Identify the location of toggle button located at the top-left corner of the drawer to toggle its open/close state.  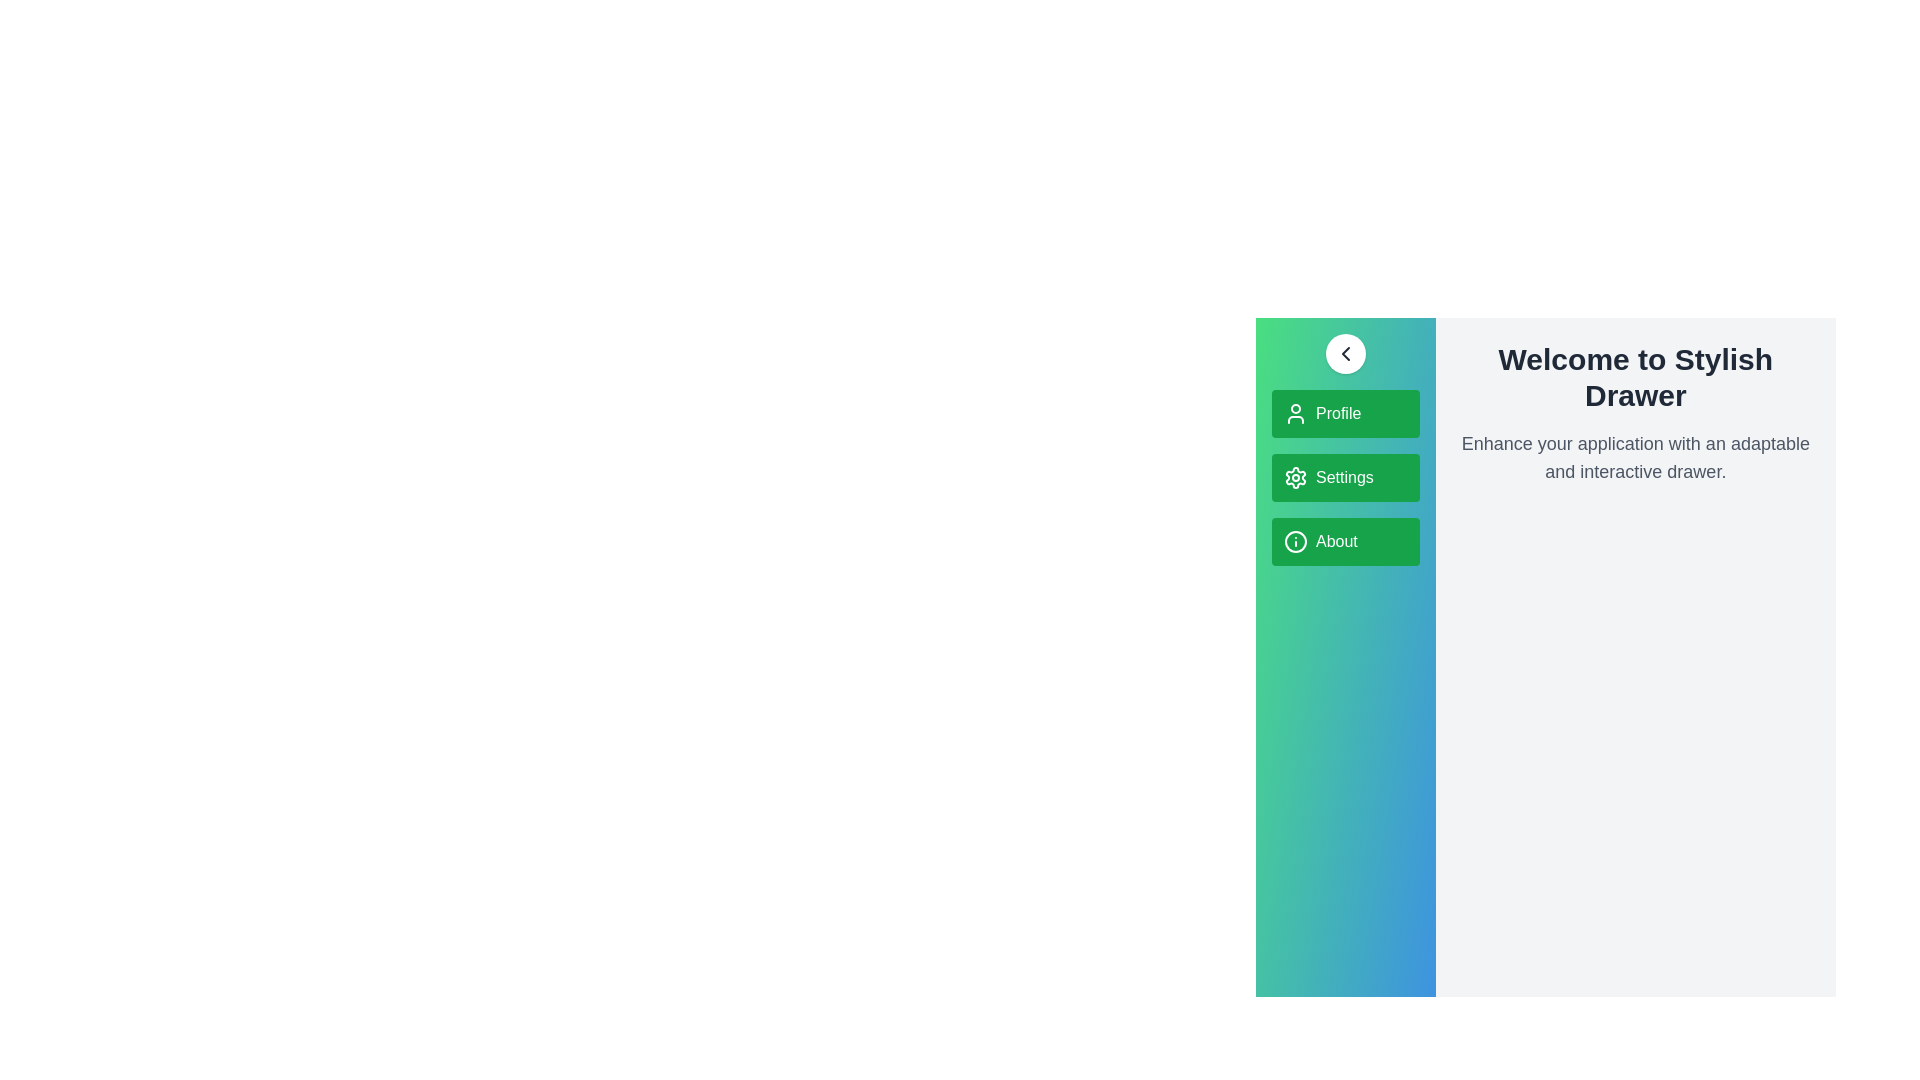
(1344, 353).